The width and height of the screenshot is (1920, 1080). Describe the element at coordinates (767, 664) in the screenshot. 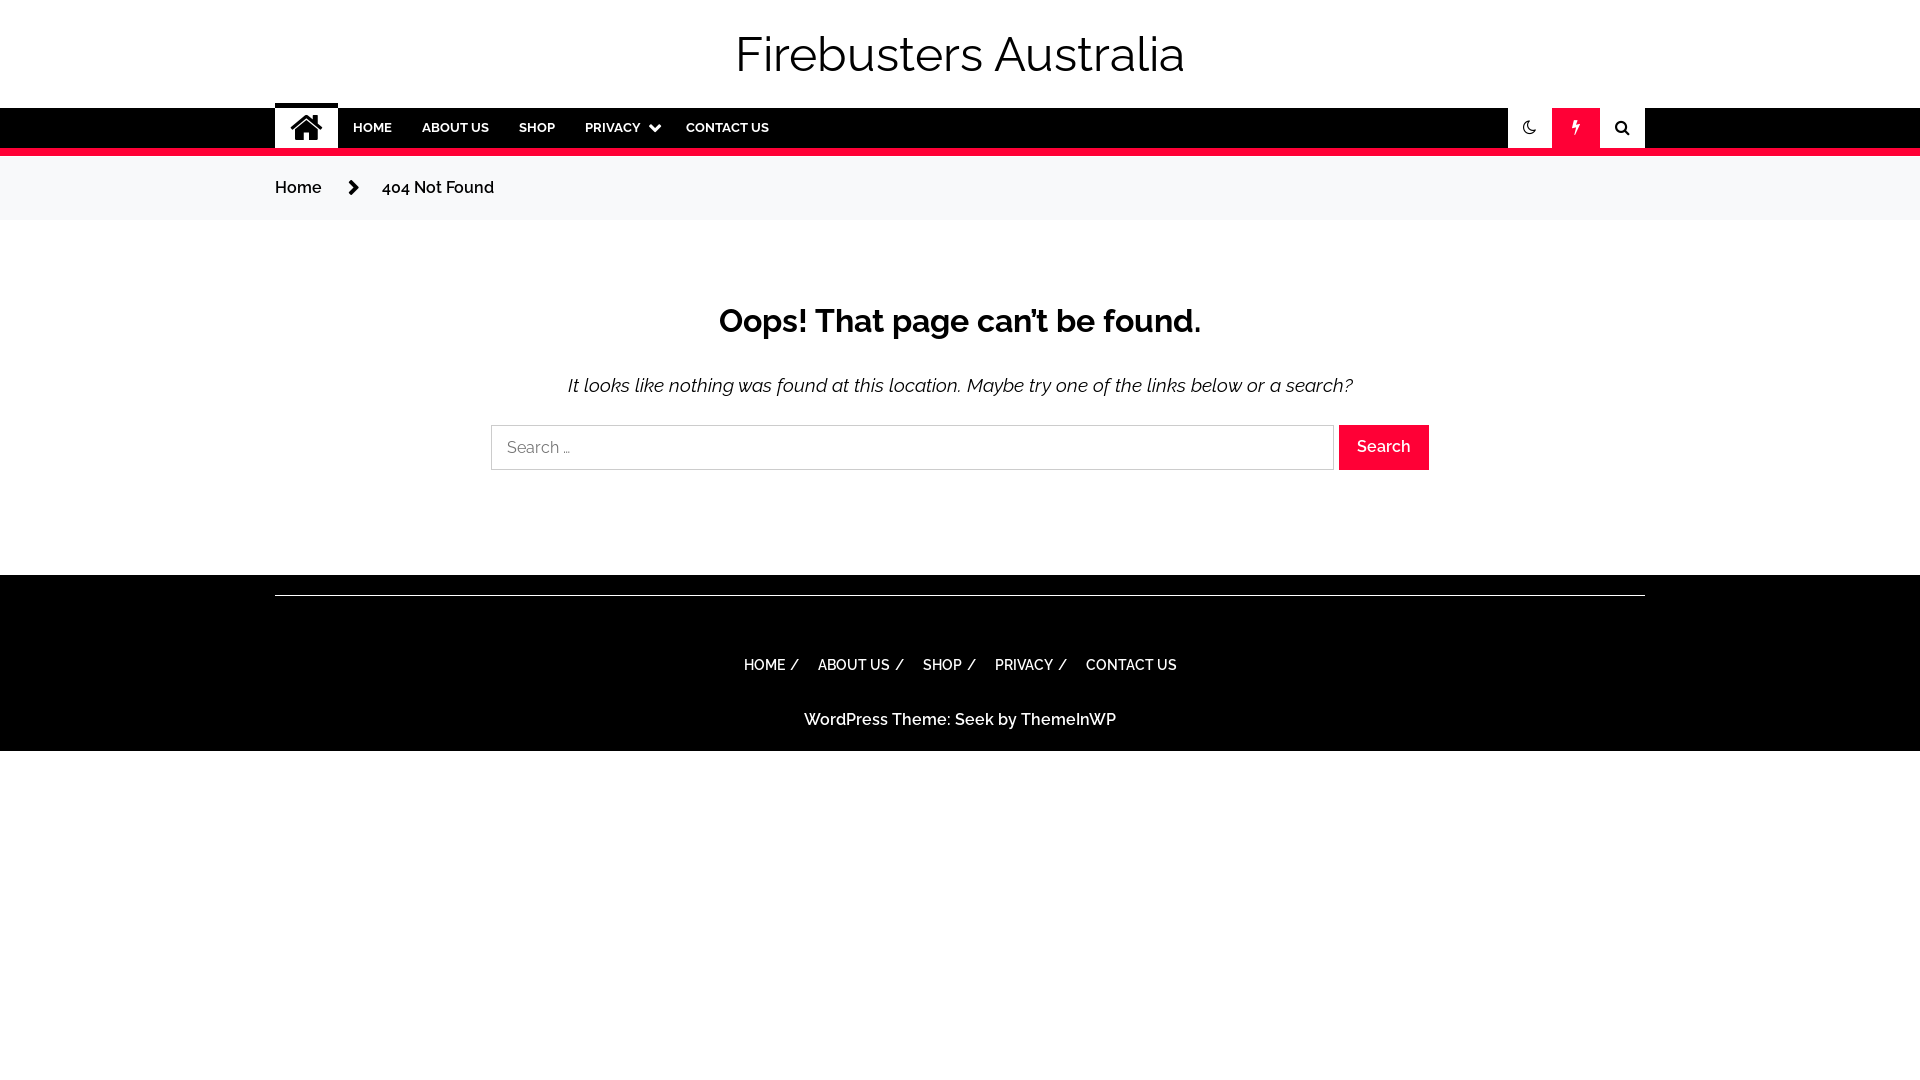

I see `'HOME'` at that location.